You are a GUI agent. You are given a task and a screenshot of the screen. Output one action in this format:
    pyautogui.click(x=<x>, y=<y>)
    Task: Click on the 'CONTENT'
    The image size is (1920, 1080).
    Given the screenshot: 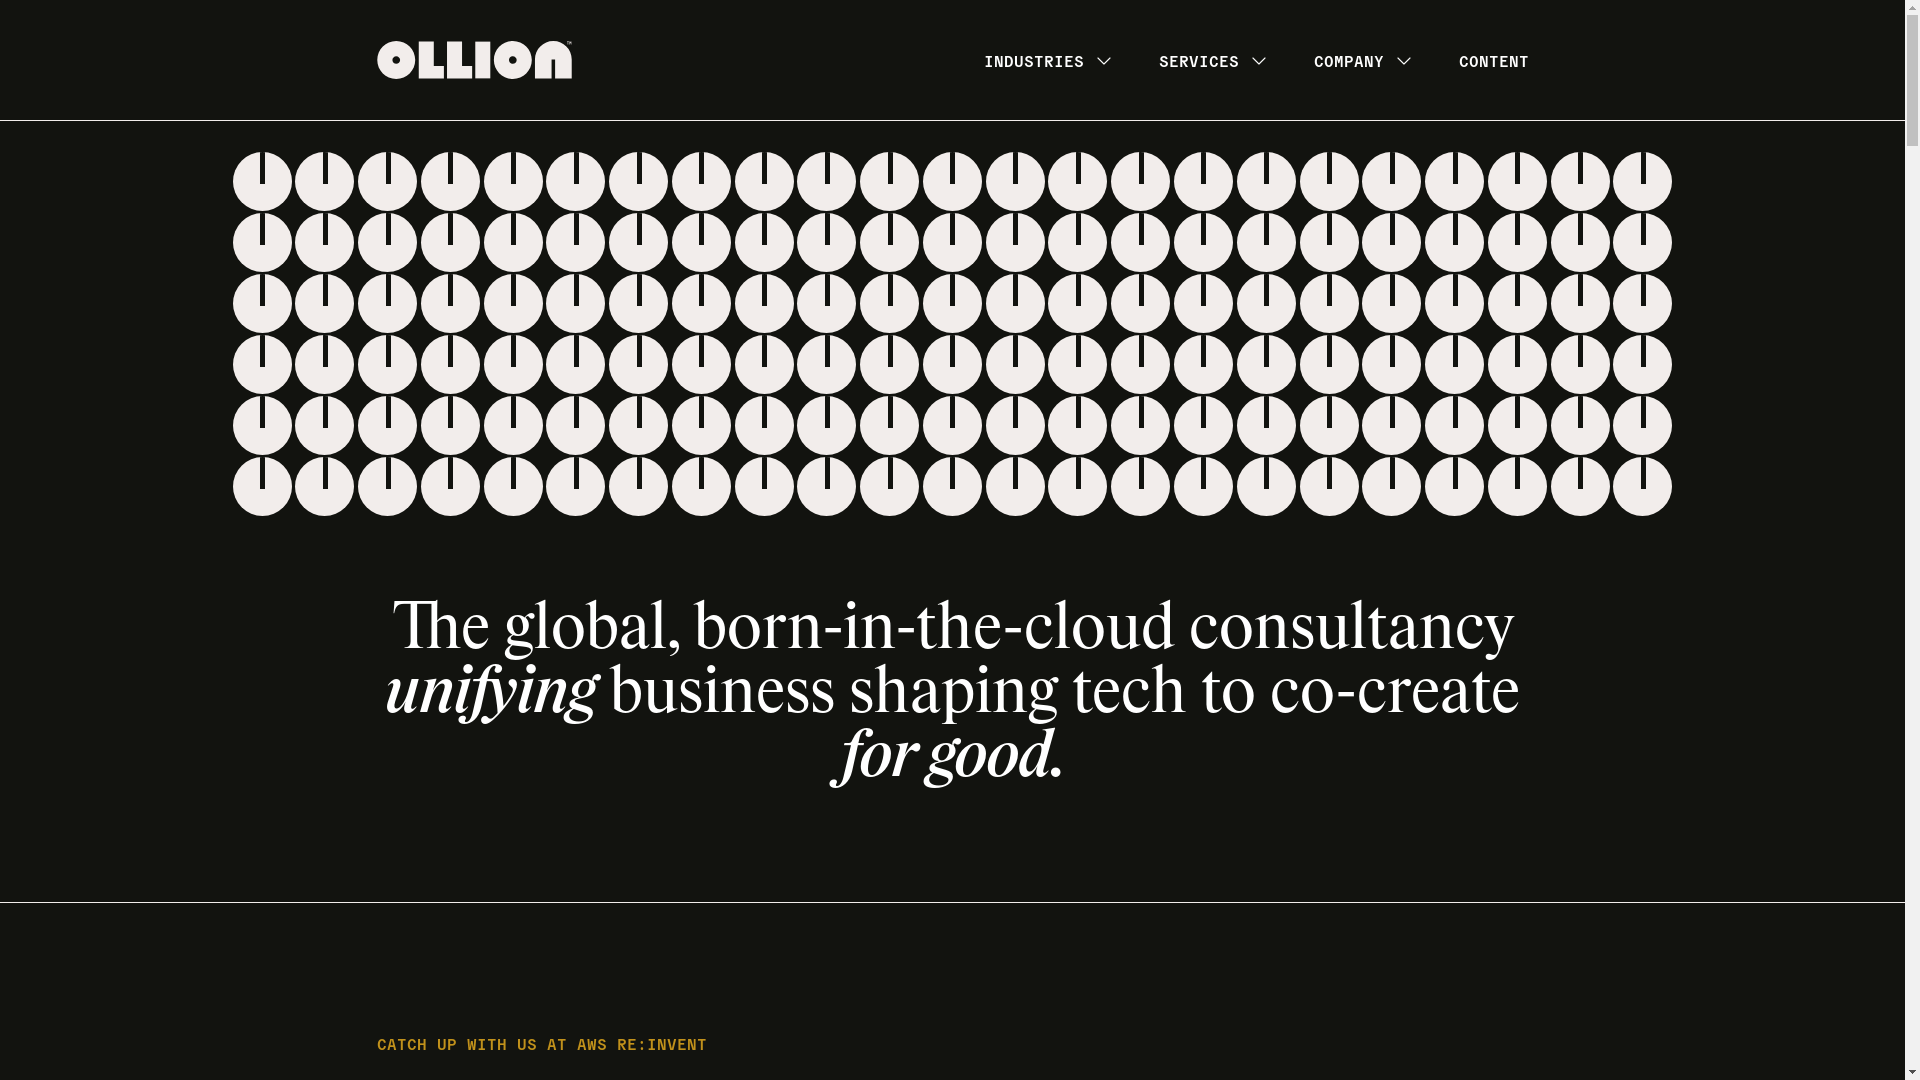 What is the action you would take?
    pyautogui.click(x=1492, y=59)
    